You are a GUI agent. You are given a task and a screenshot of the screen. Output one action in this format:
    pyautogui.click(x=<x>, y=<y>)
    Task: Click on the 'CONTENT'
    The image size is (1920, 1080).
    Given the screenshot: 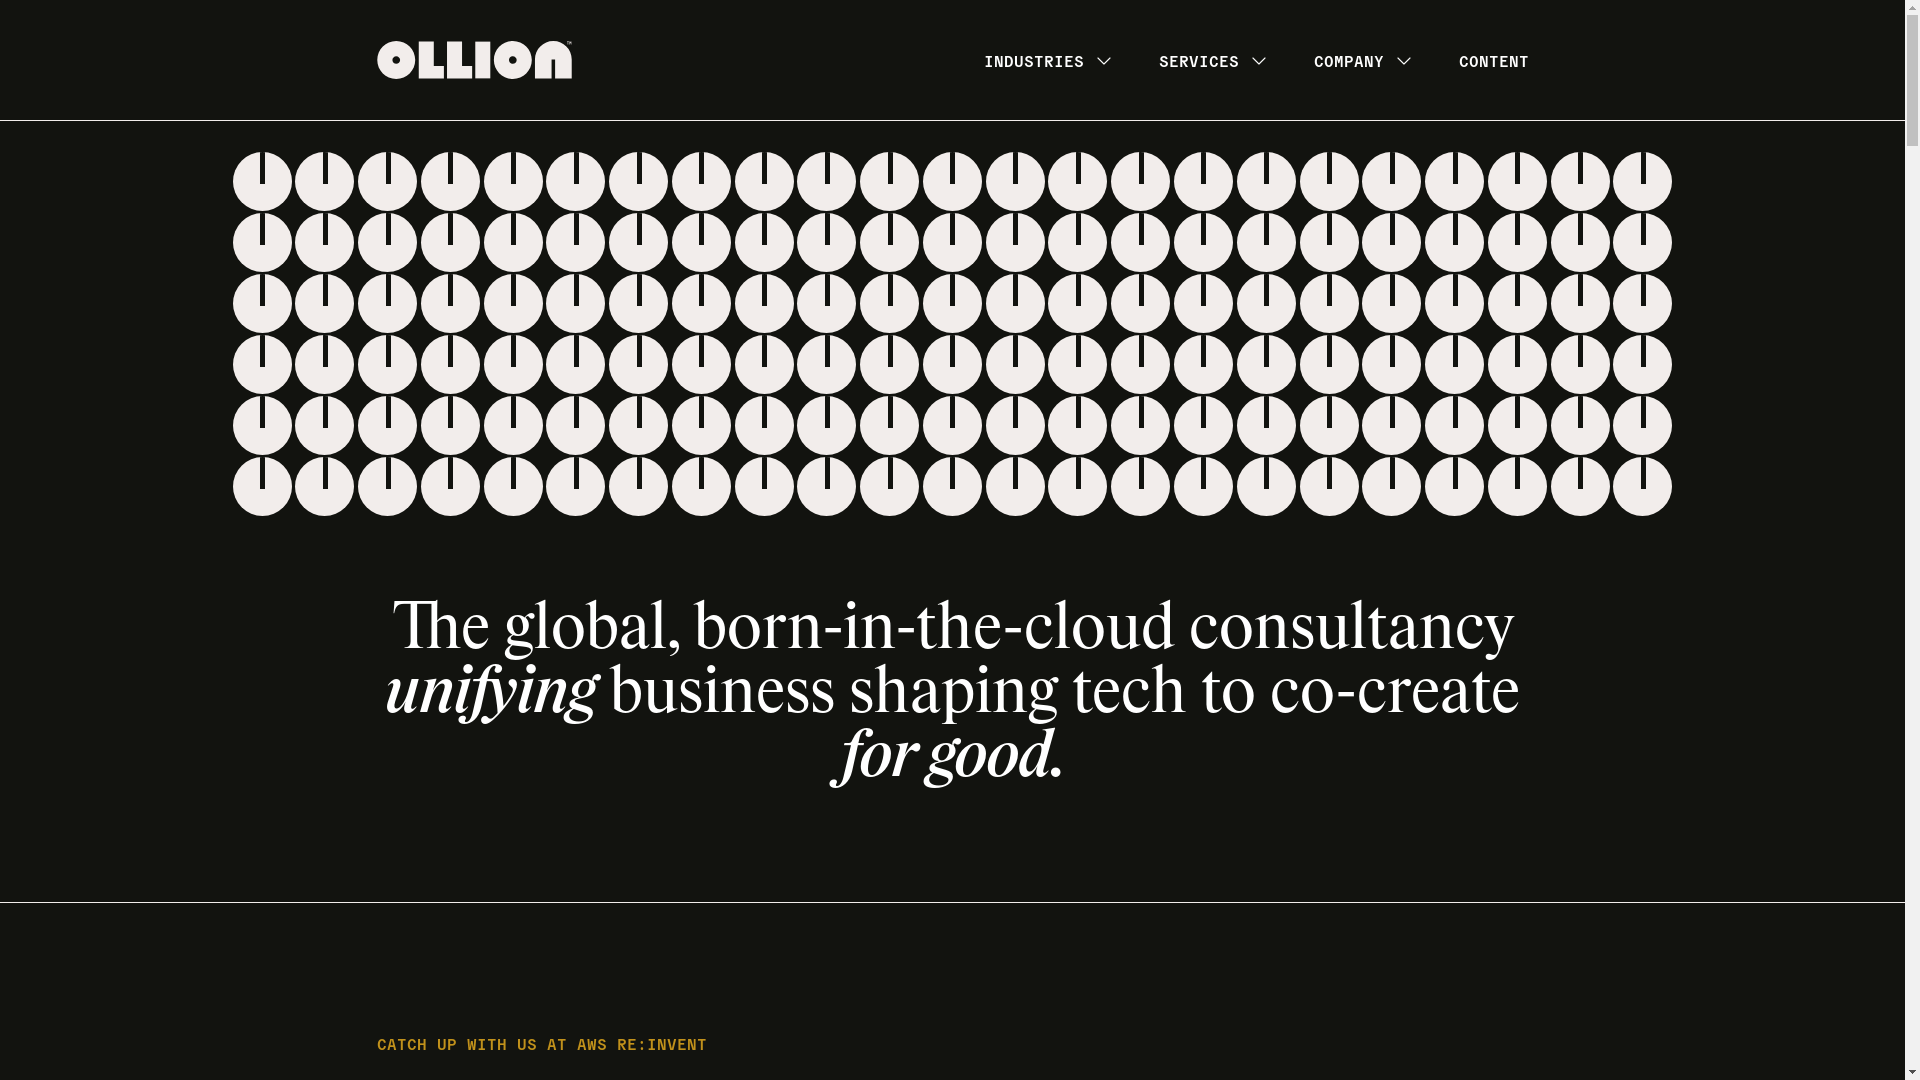 What is the action you would take?
    pyautogui.click(x=1492, y=59)
    